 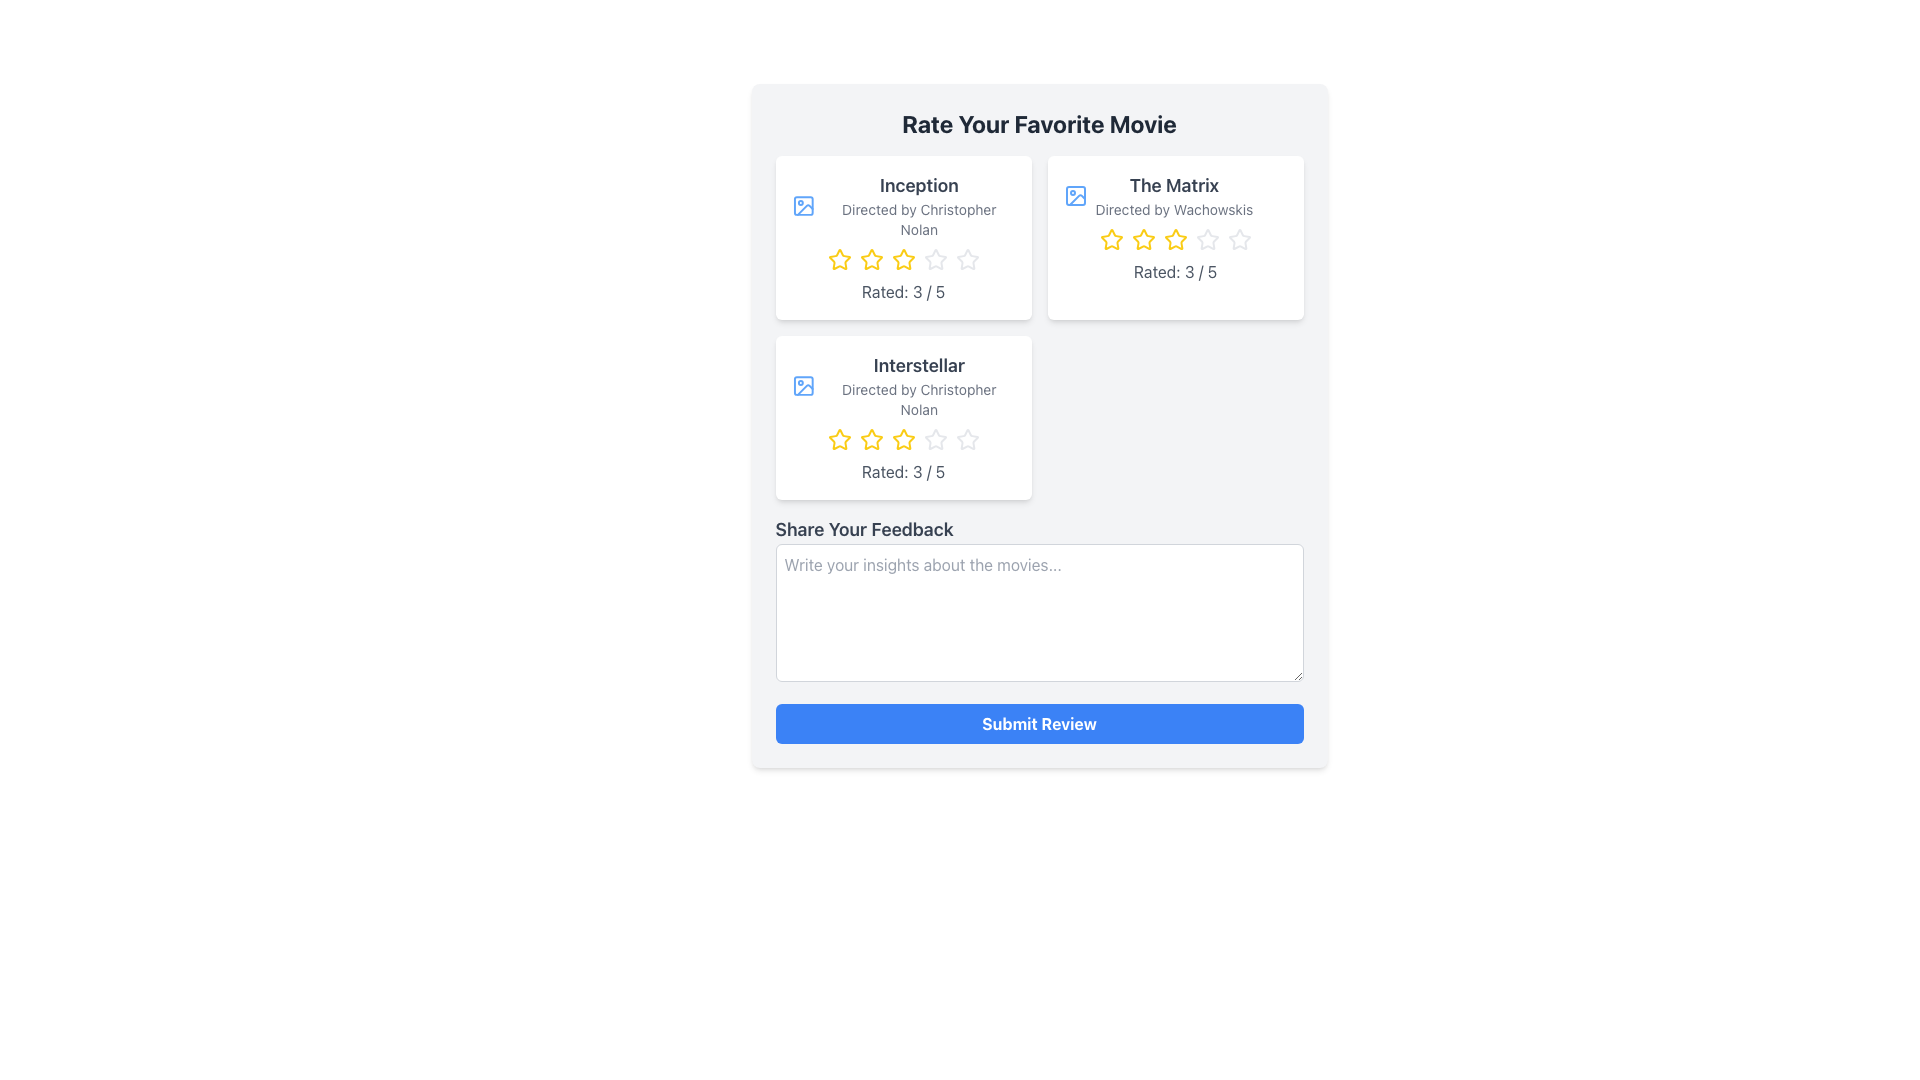 I want to click on the fourth rating star of the 'Interstellar' card, so click(x=934, y=438).